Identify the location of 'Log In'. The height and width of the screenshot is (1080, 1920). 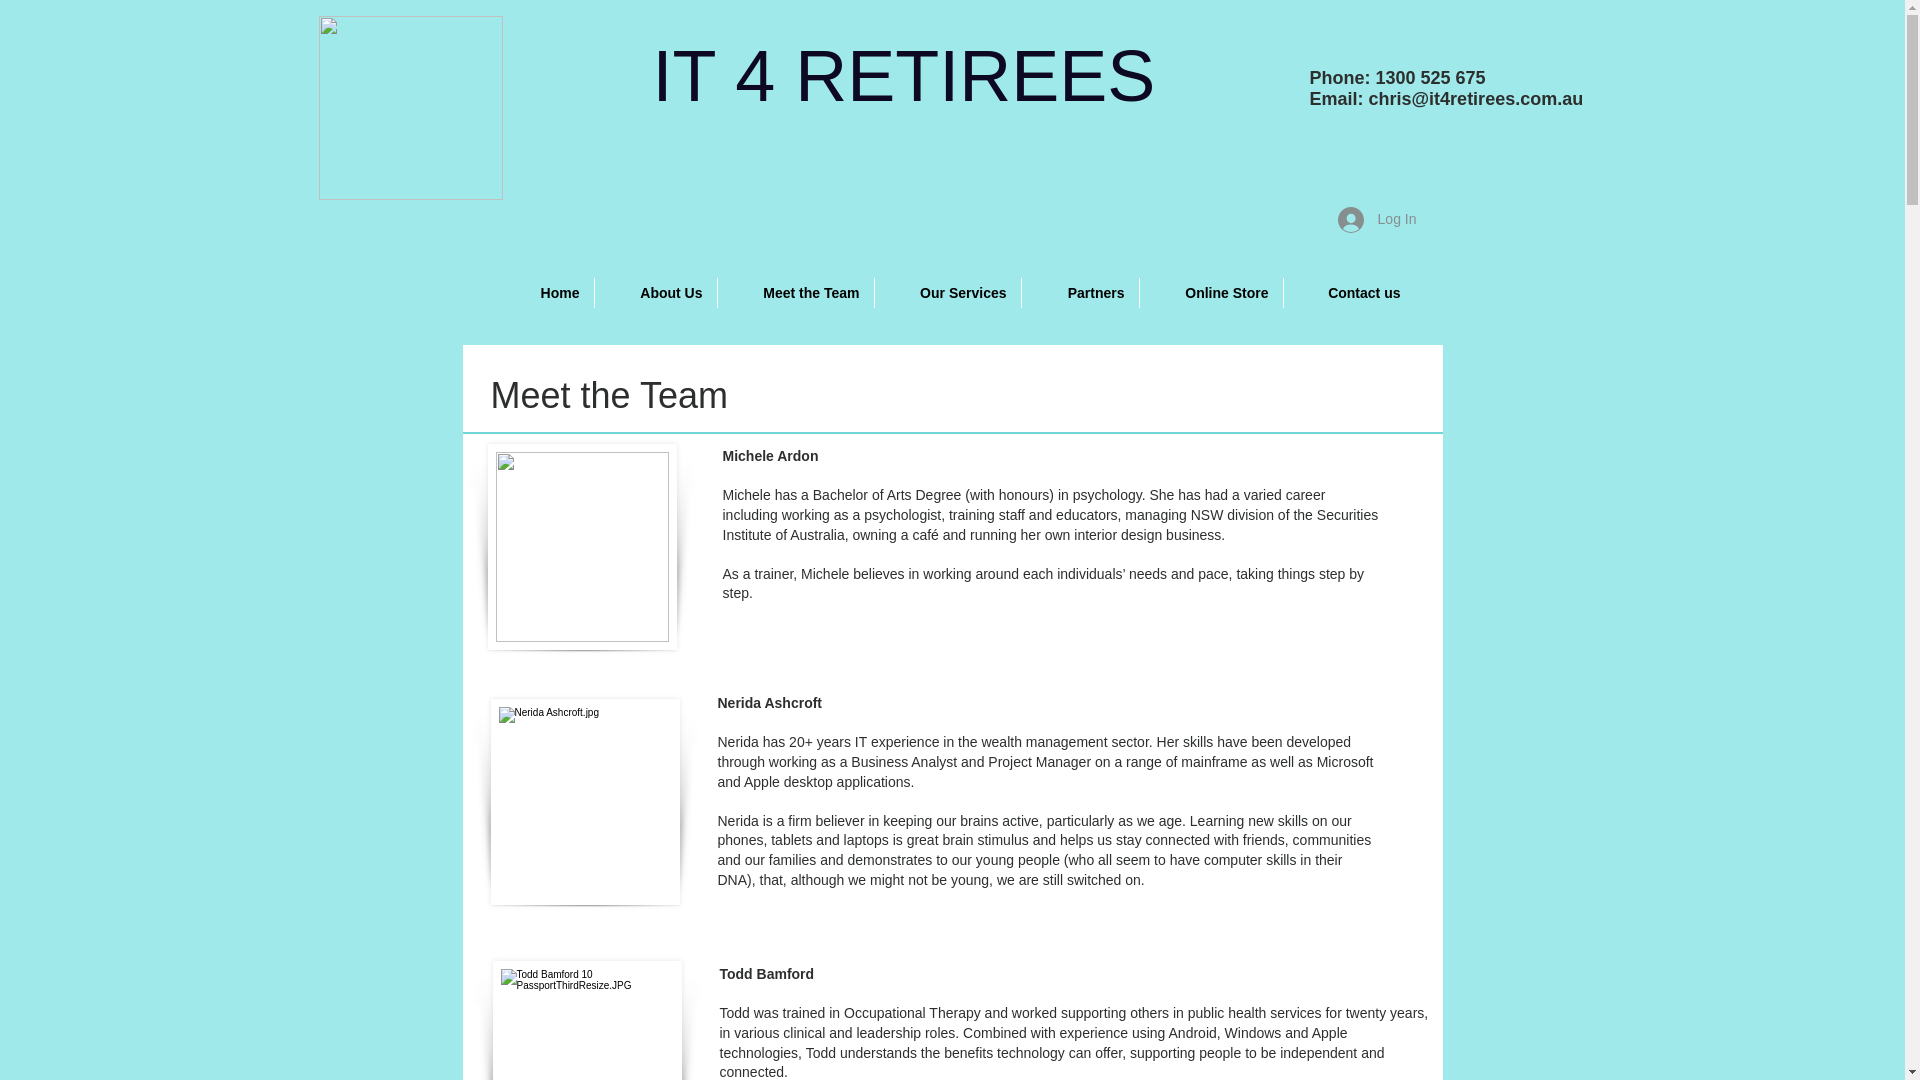
(1376, 219).